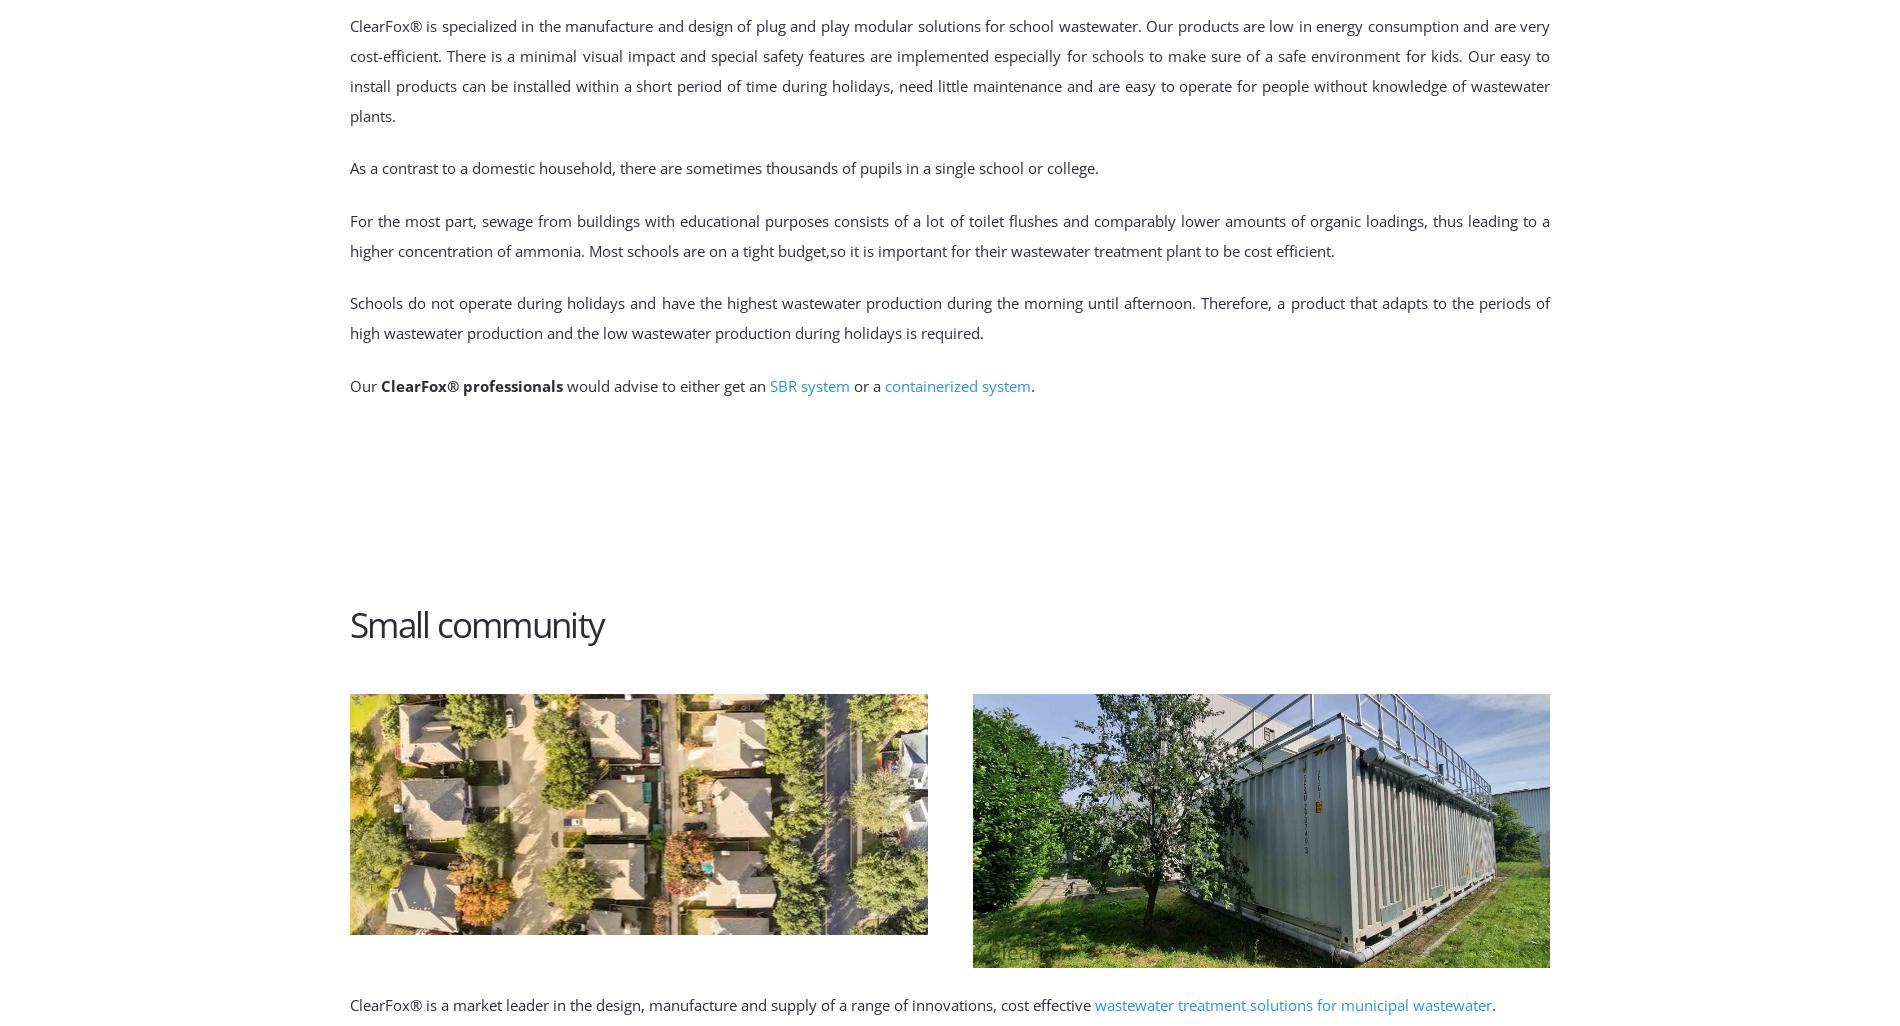  What do you see at coordinates (950, 317) in the screenshot?
I see `'Schools do not operate during holidays and have the highest wastewater production during the morning until afternoon. Therefore, a product that adapts to the periods of high wastewater production and the low wastewater production during holidays is required.'` at bounding box center [950, 317].